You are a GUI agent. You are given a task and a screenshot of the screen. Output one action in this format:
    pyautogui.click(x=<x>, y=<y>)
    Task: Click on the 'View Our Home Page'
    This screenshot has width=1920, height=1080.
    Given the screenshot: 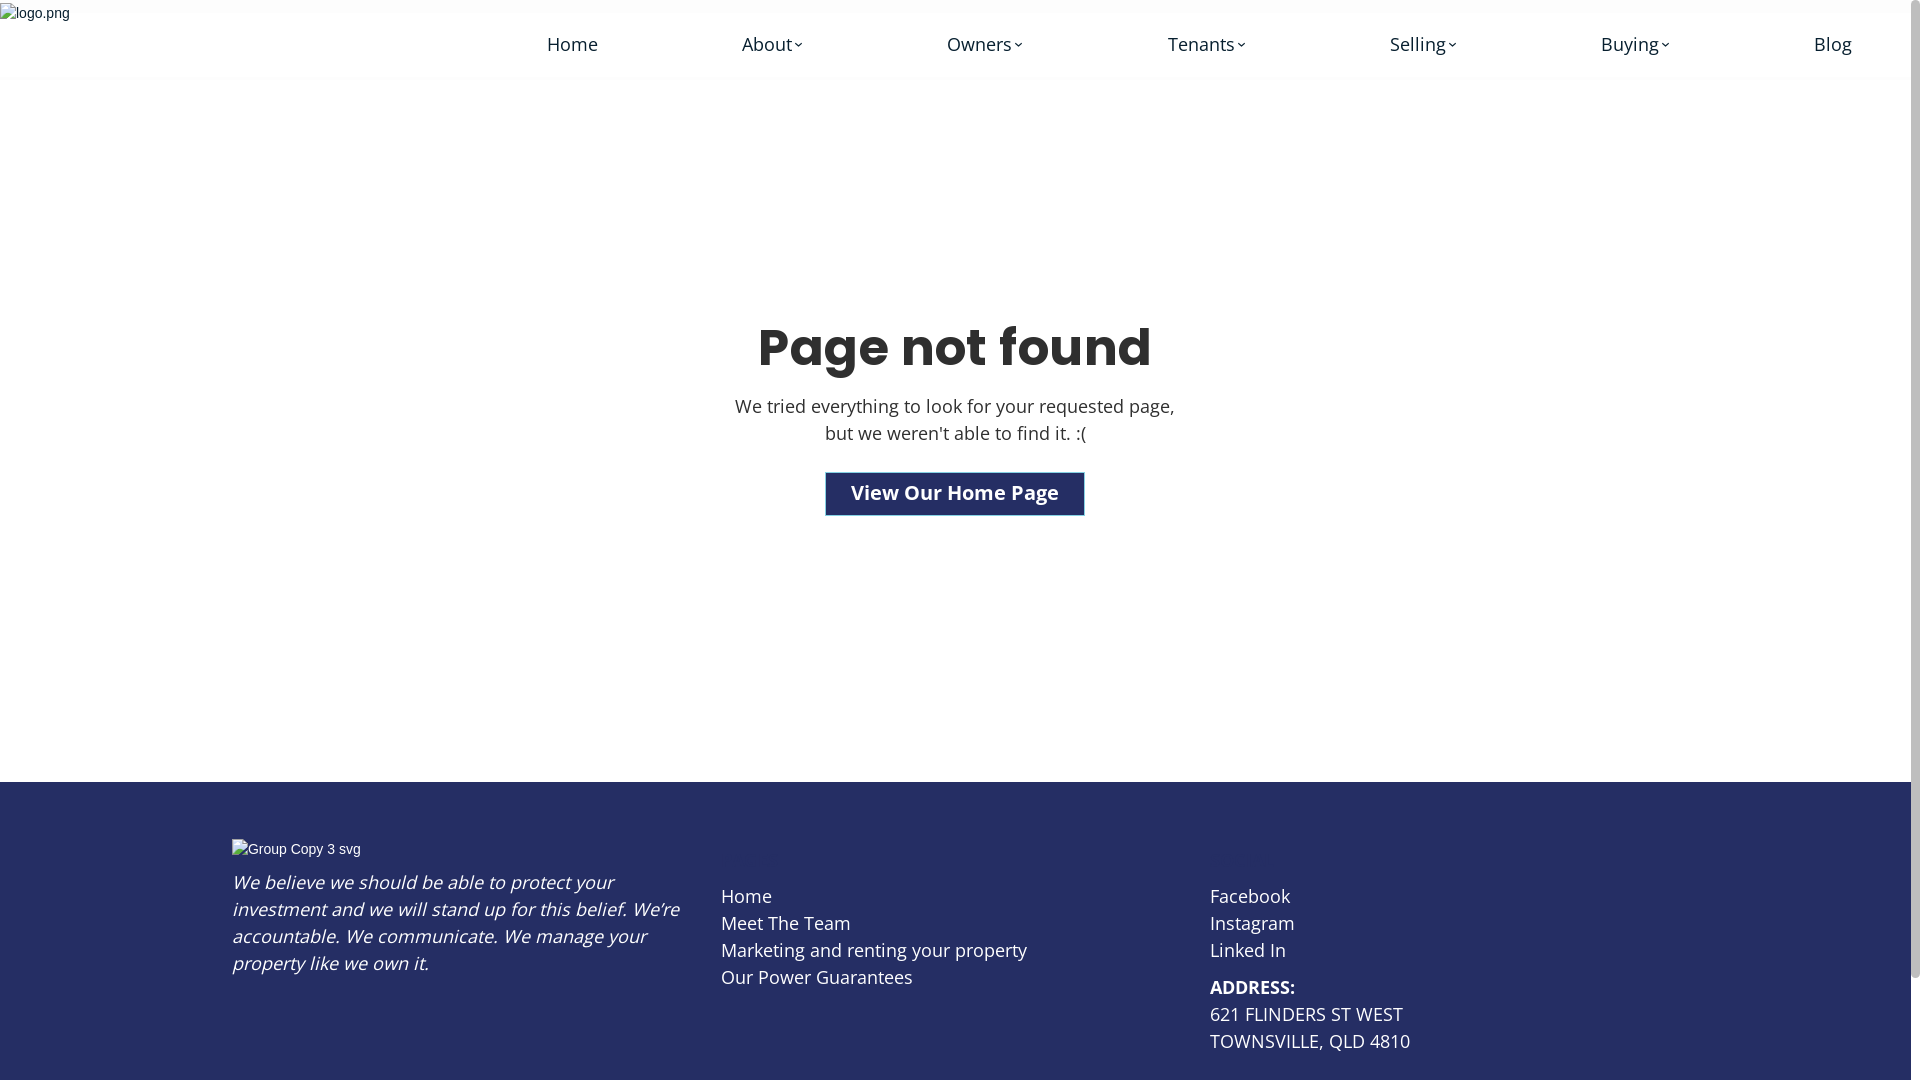 What is the action you would take?
    pyautogui.click(x=825, y=493)
    